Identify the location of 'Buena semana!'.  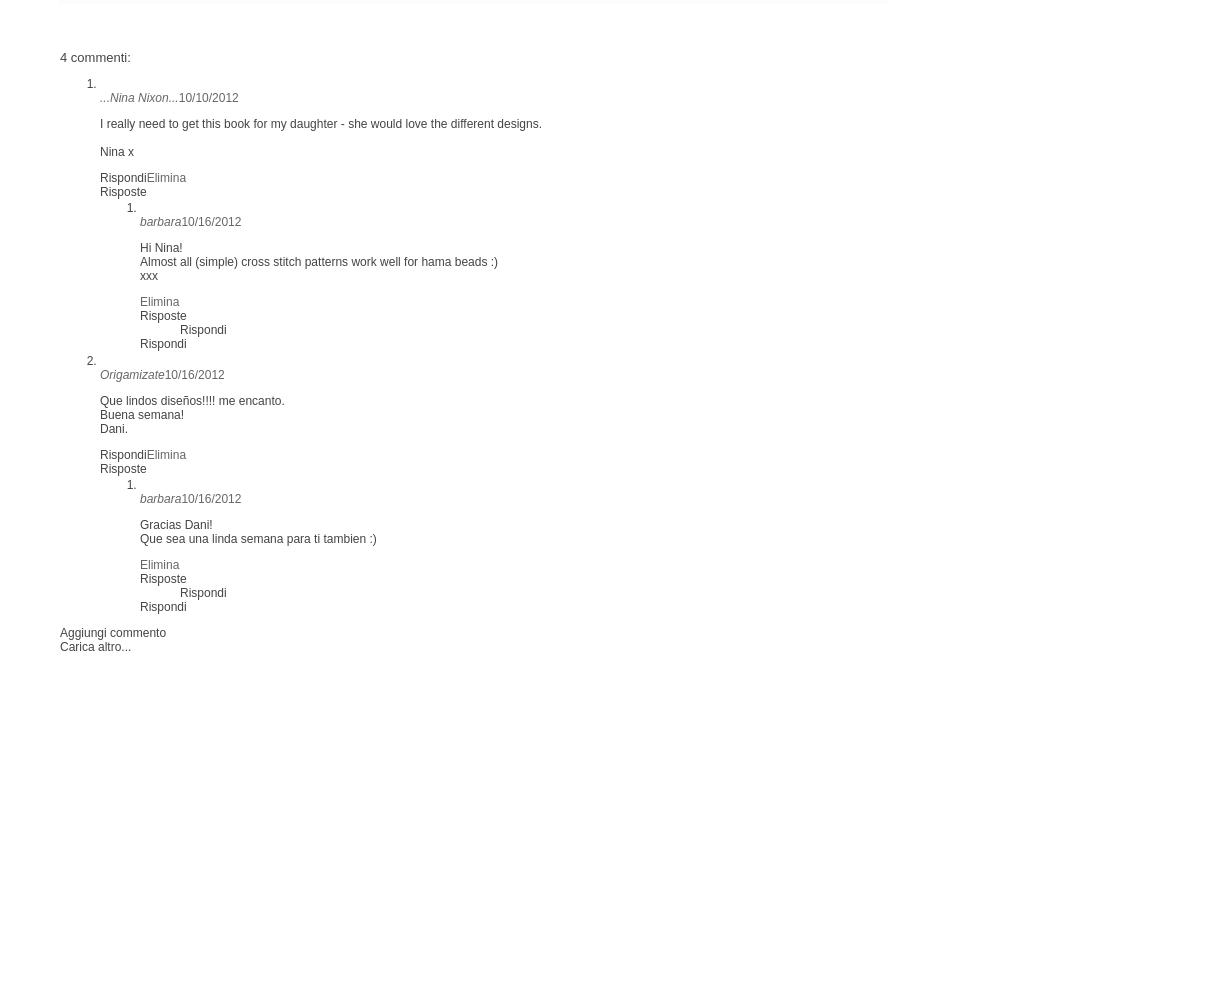
(141, 414).